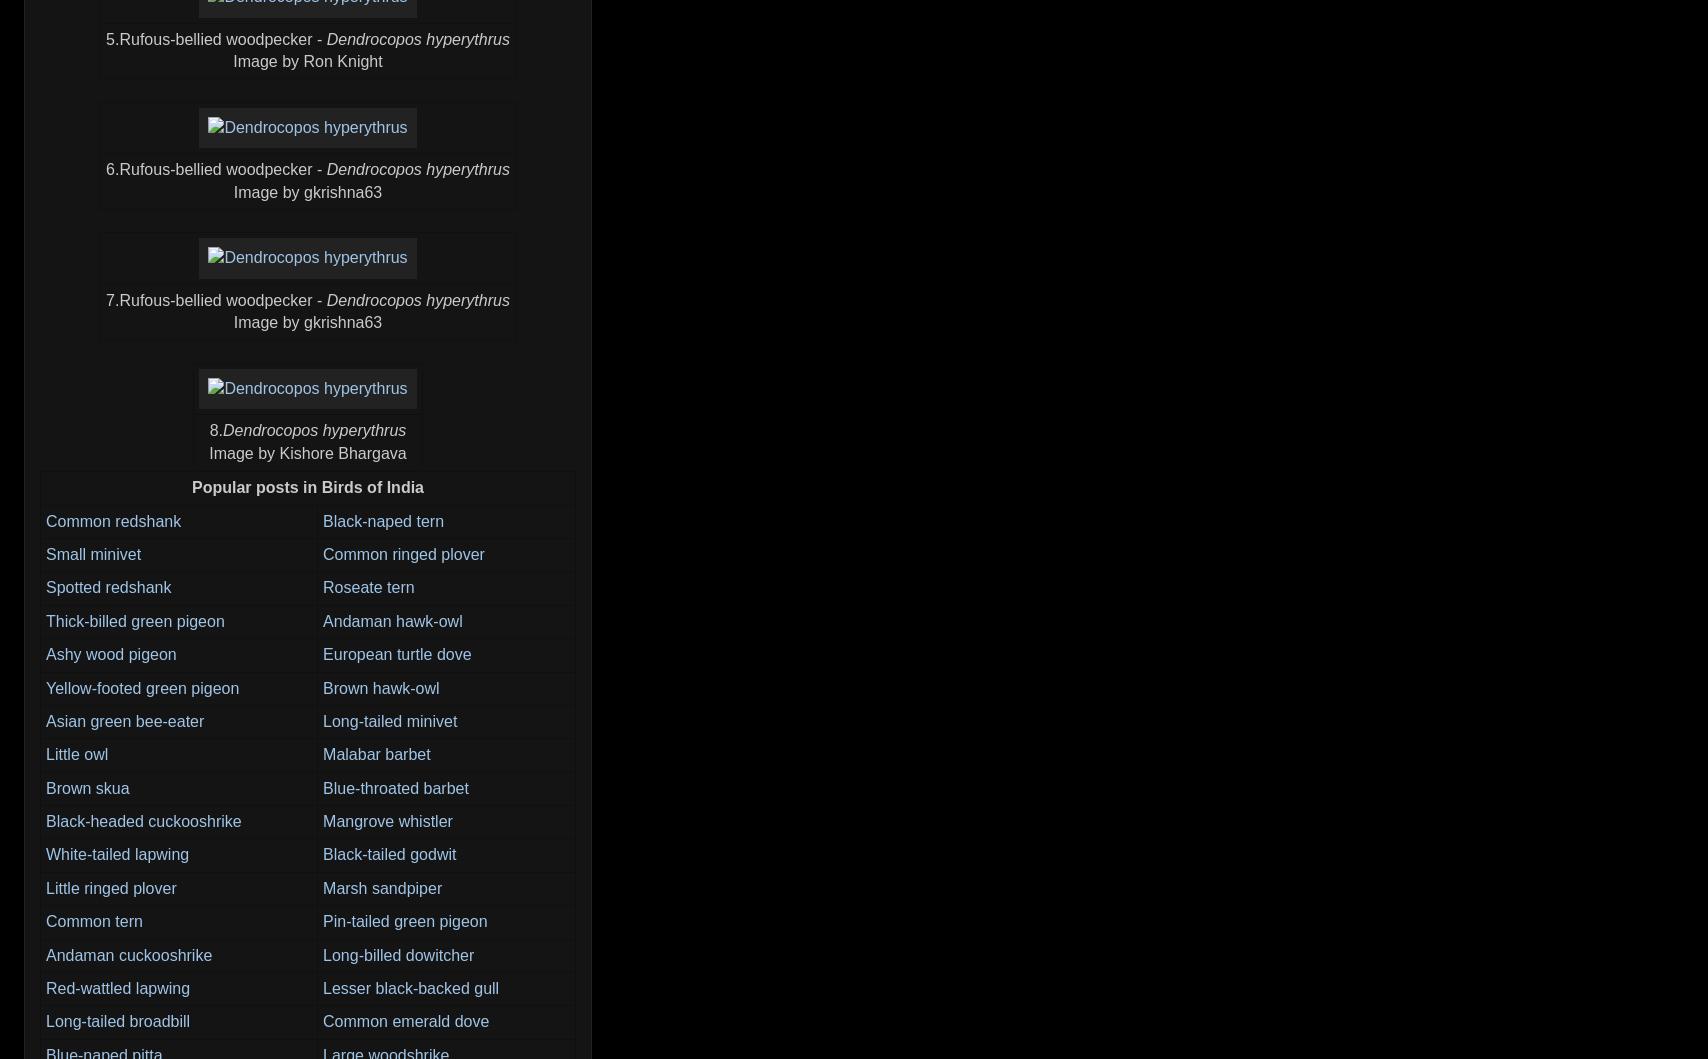  I want to click on 'Thick-billed green pigeon', so click(45, 619).